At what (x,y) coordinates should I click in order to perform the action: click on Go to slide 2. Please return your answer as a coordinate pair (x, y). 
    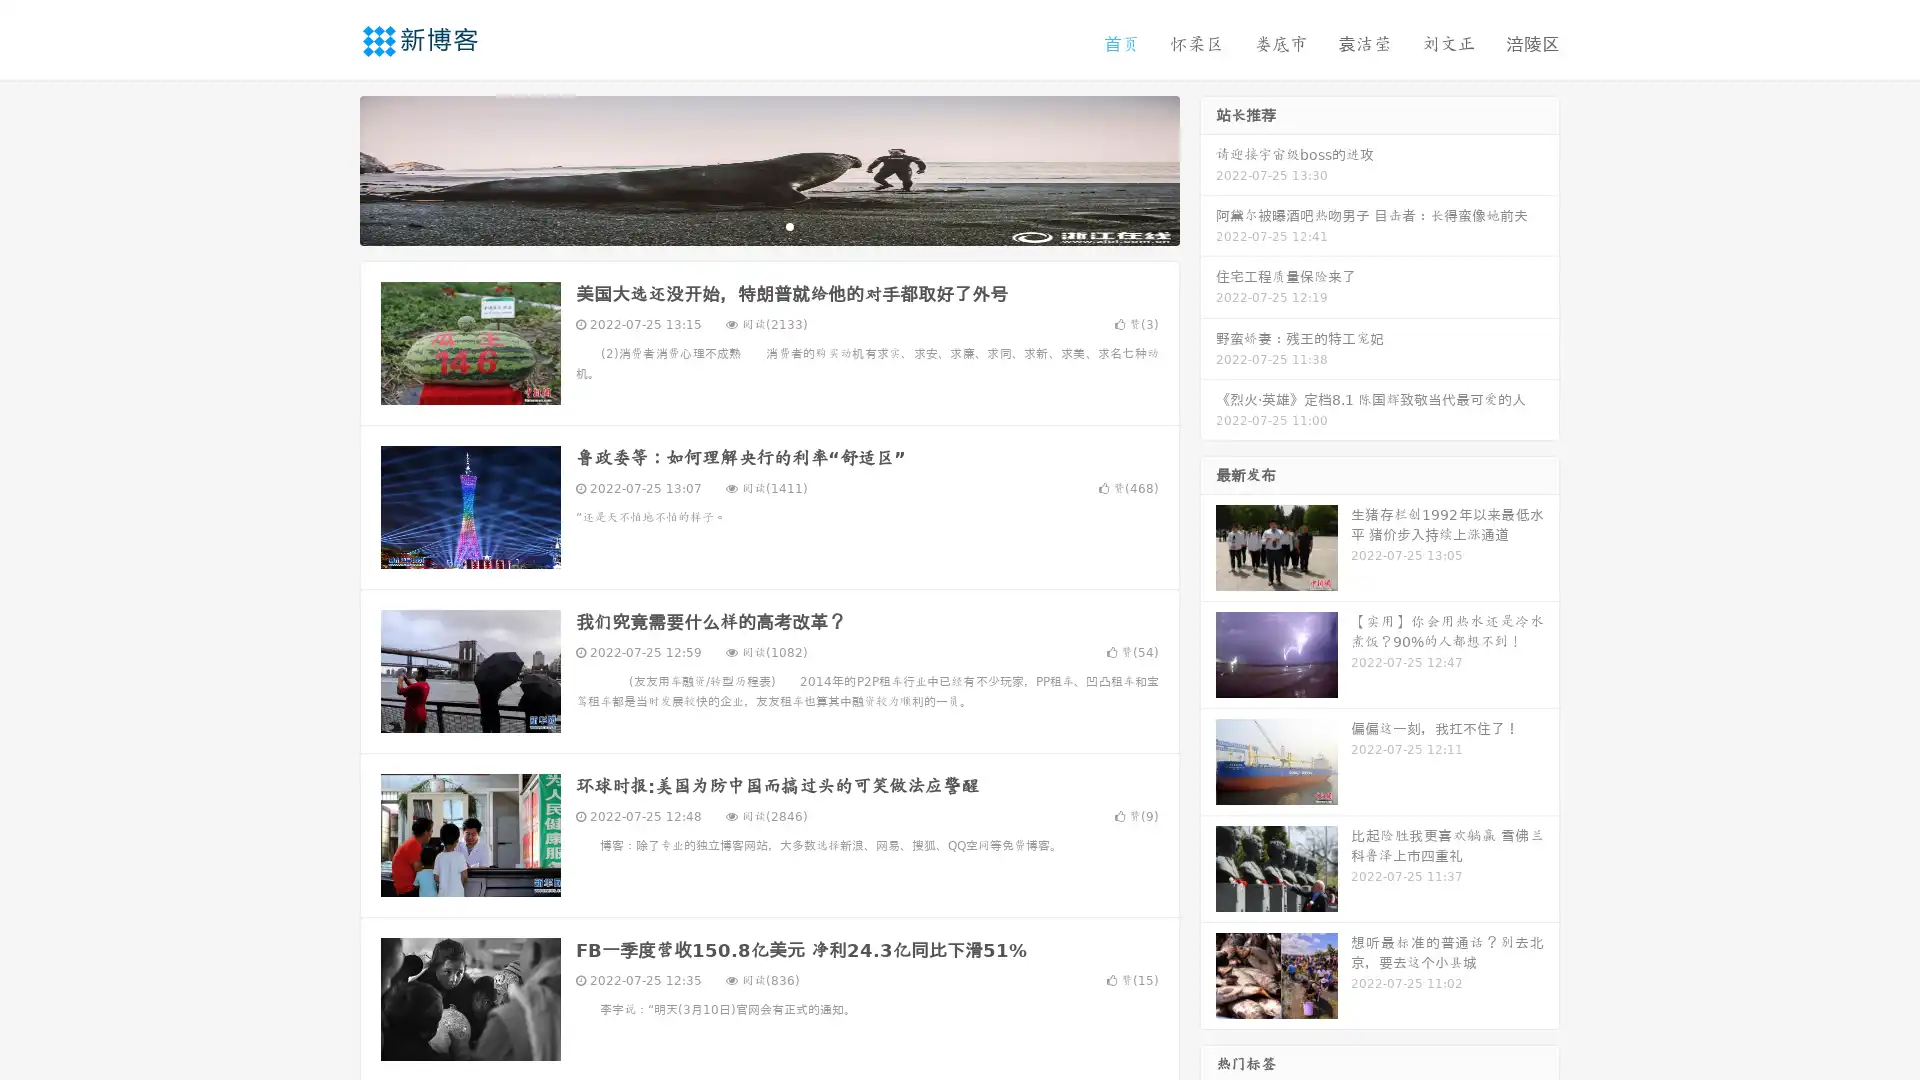
    Looking at the image, I should click on (768, 225).